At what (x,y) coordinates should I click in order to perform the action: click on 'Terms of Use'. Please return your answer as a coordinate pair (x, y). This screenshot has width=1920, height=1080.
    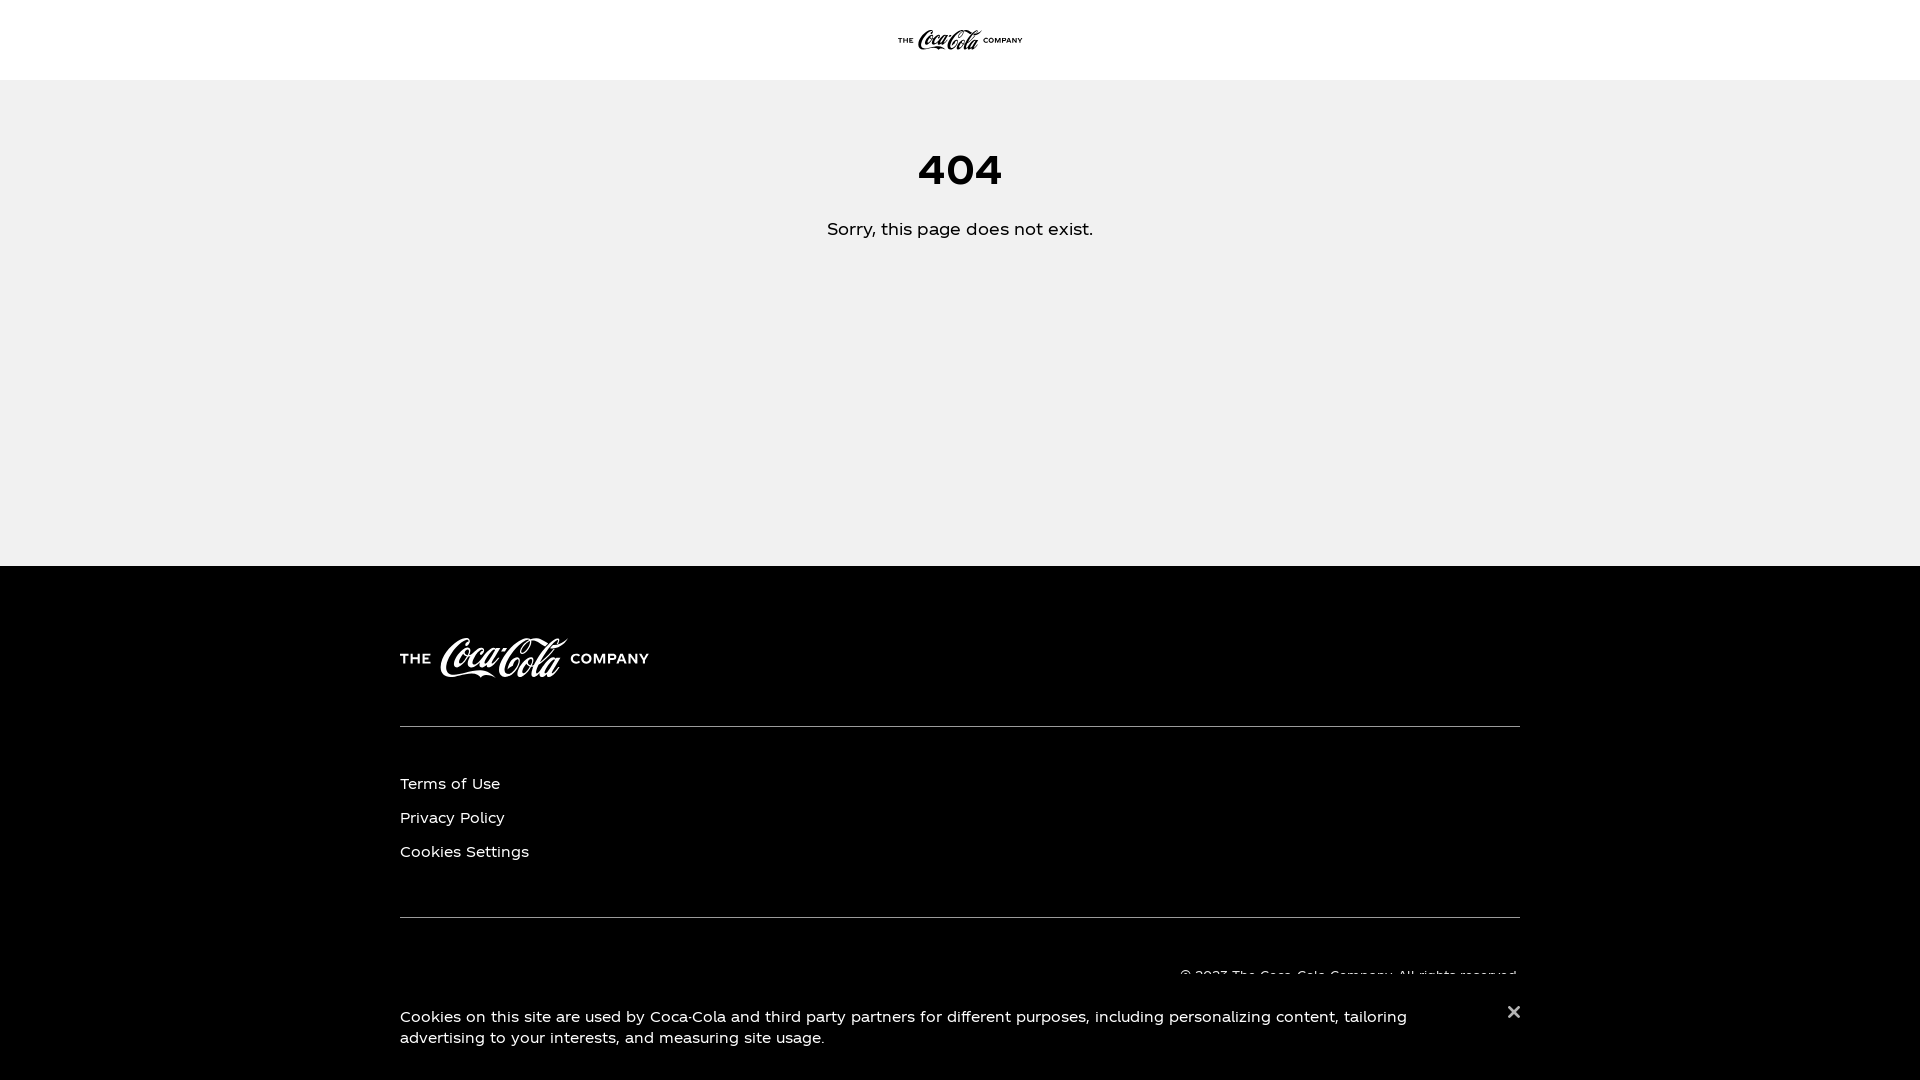
    Looking at the image, I should click on (449, 782).